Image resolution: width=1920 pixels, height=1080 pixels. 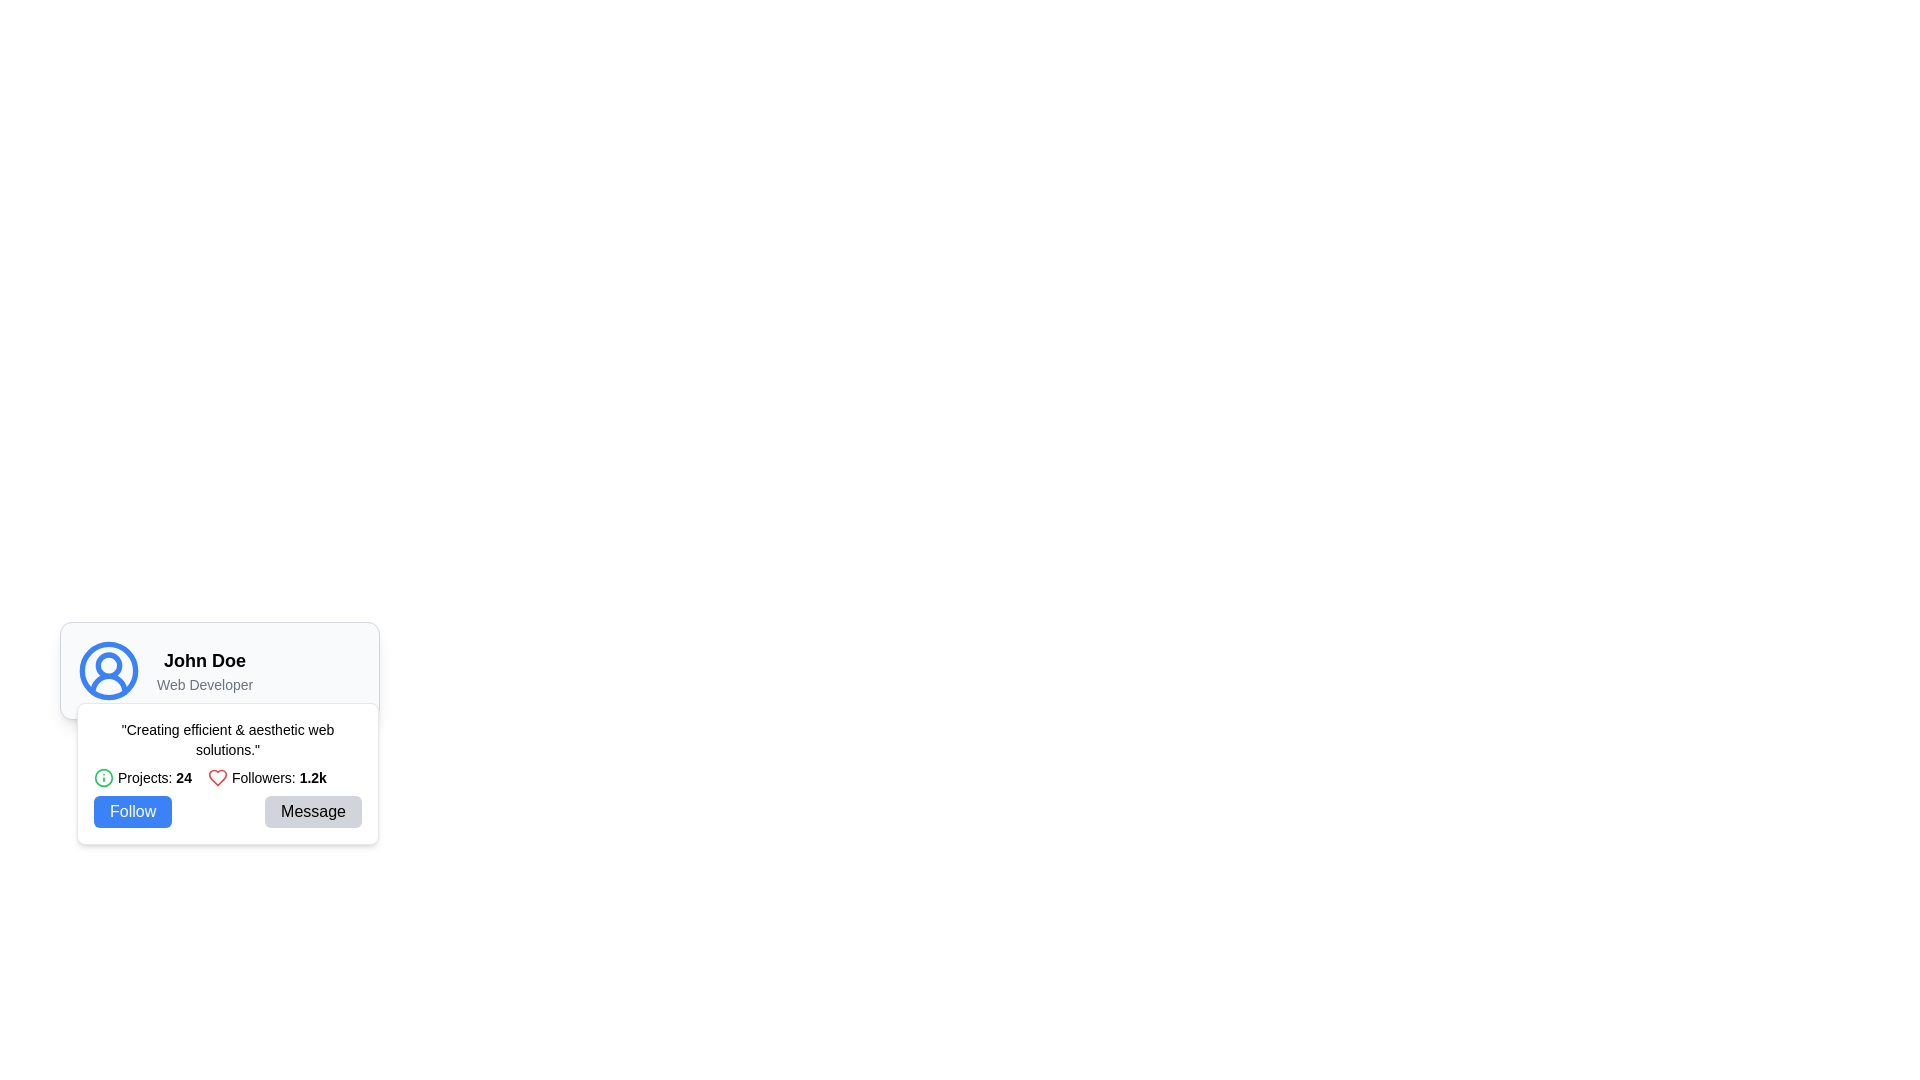 What do you see at coordinates (205, 660) in the screenshot?
I see `prominent static text element displaying 'John Doe', which is styled in bold and larger font, positioned at the top-left section of the card interface` at bounding box center [205, 660].